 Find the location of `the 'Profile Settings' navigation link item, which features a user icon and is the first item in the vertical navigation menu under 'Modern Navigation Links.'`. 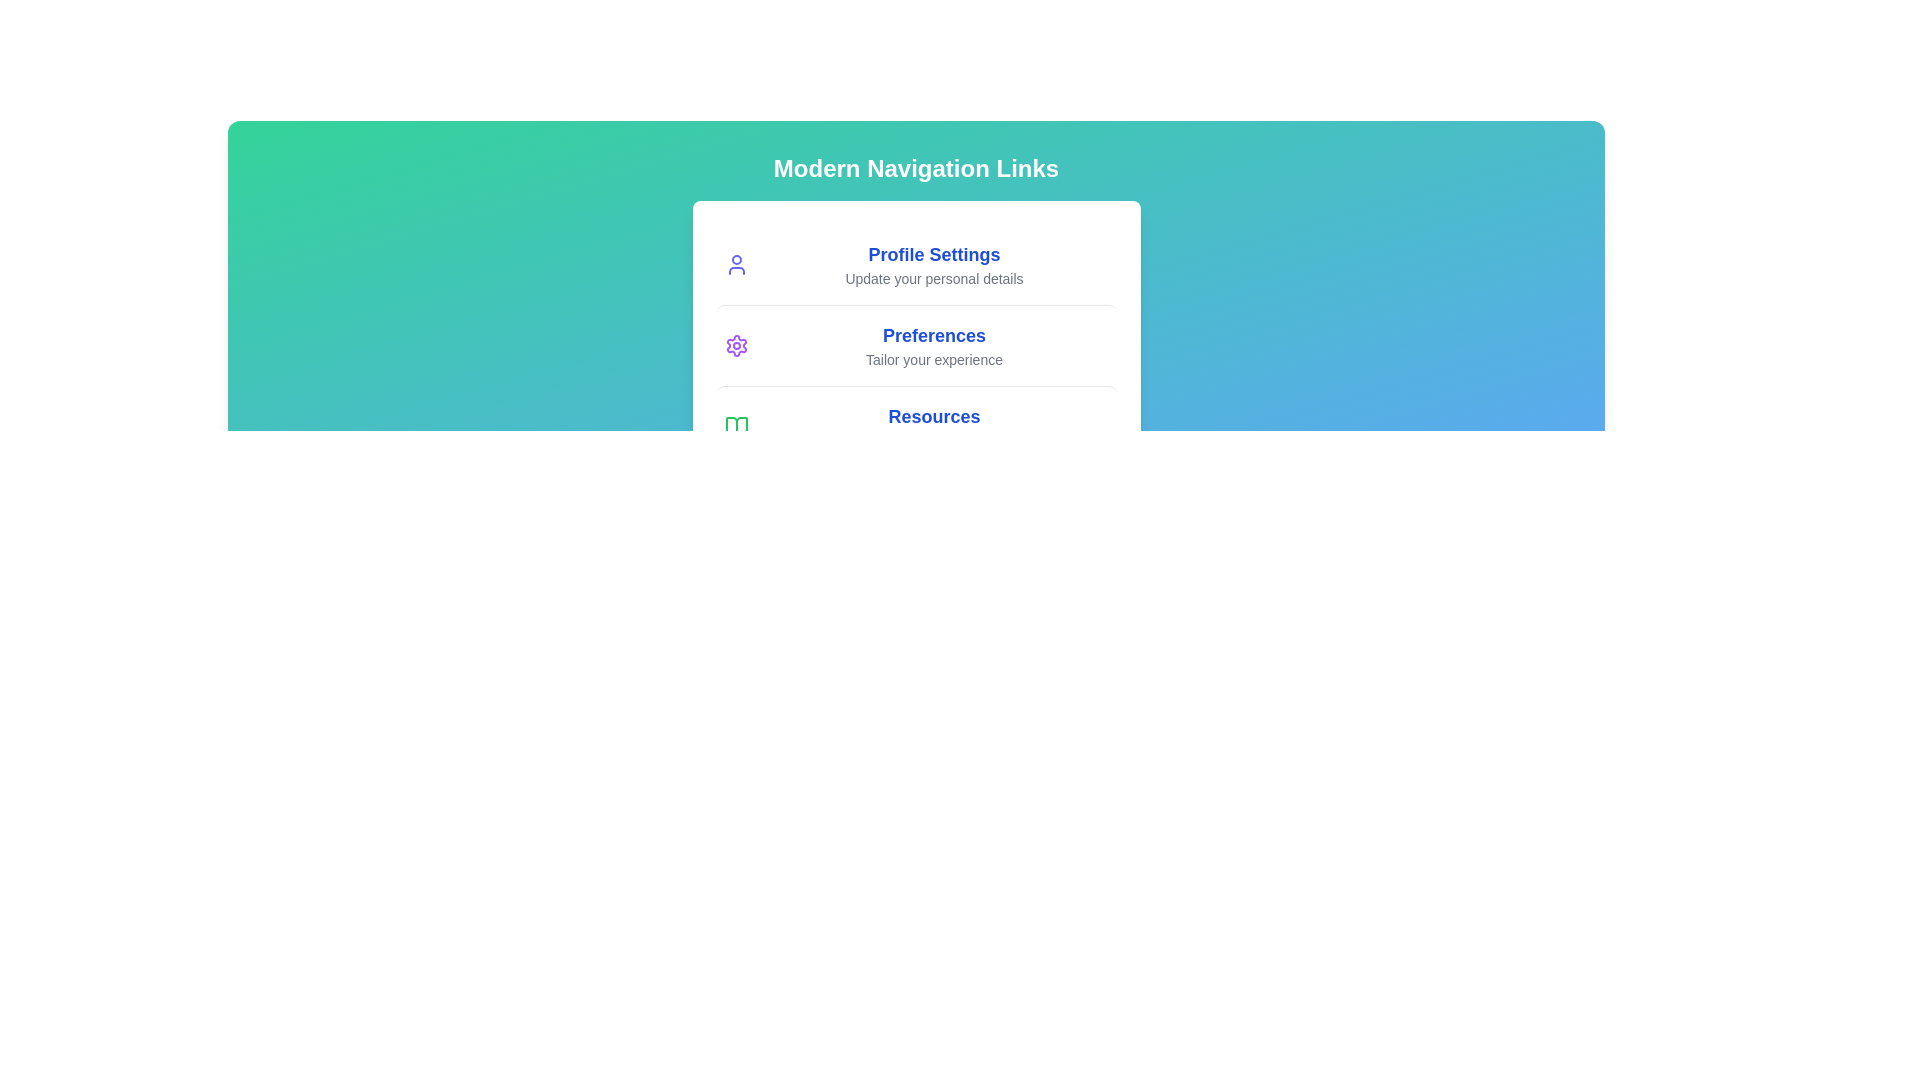

the 'Profile Settings' navigation link item, which features a user icon and is the first item in the vertical navigation menu under 'Modern Navigation Links.' is located at coordinates (915, 264).